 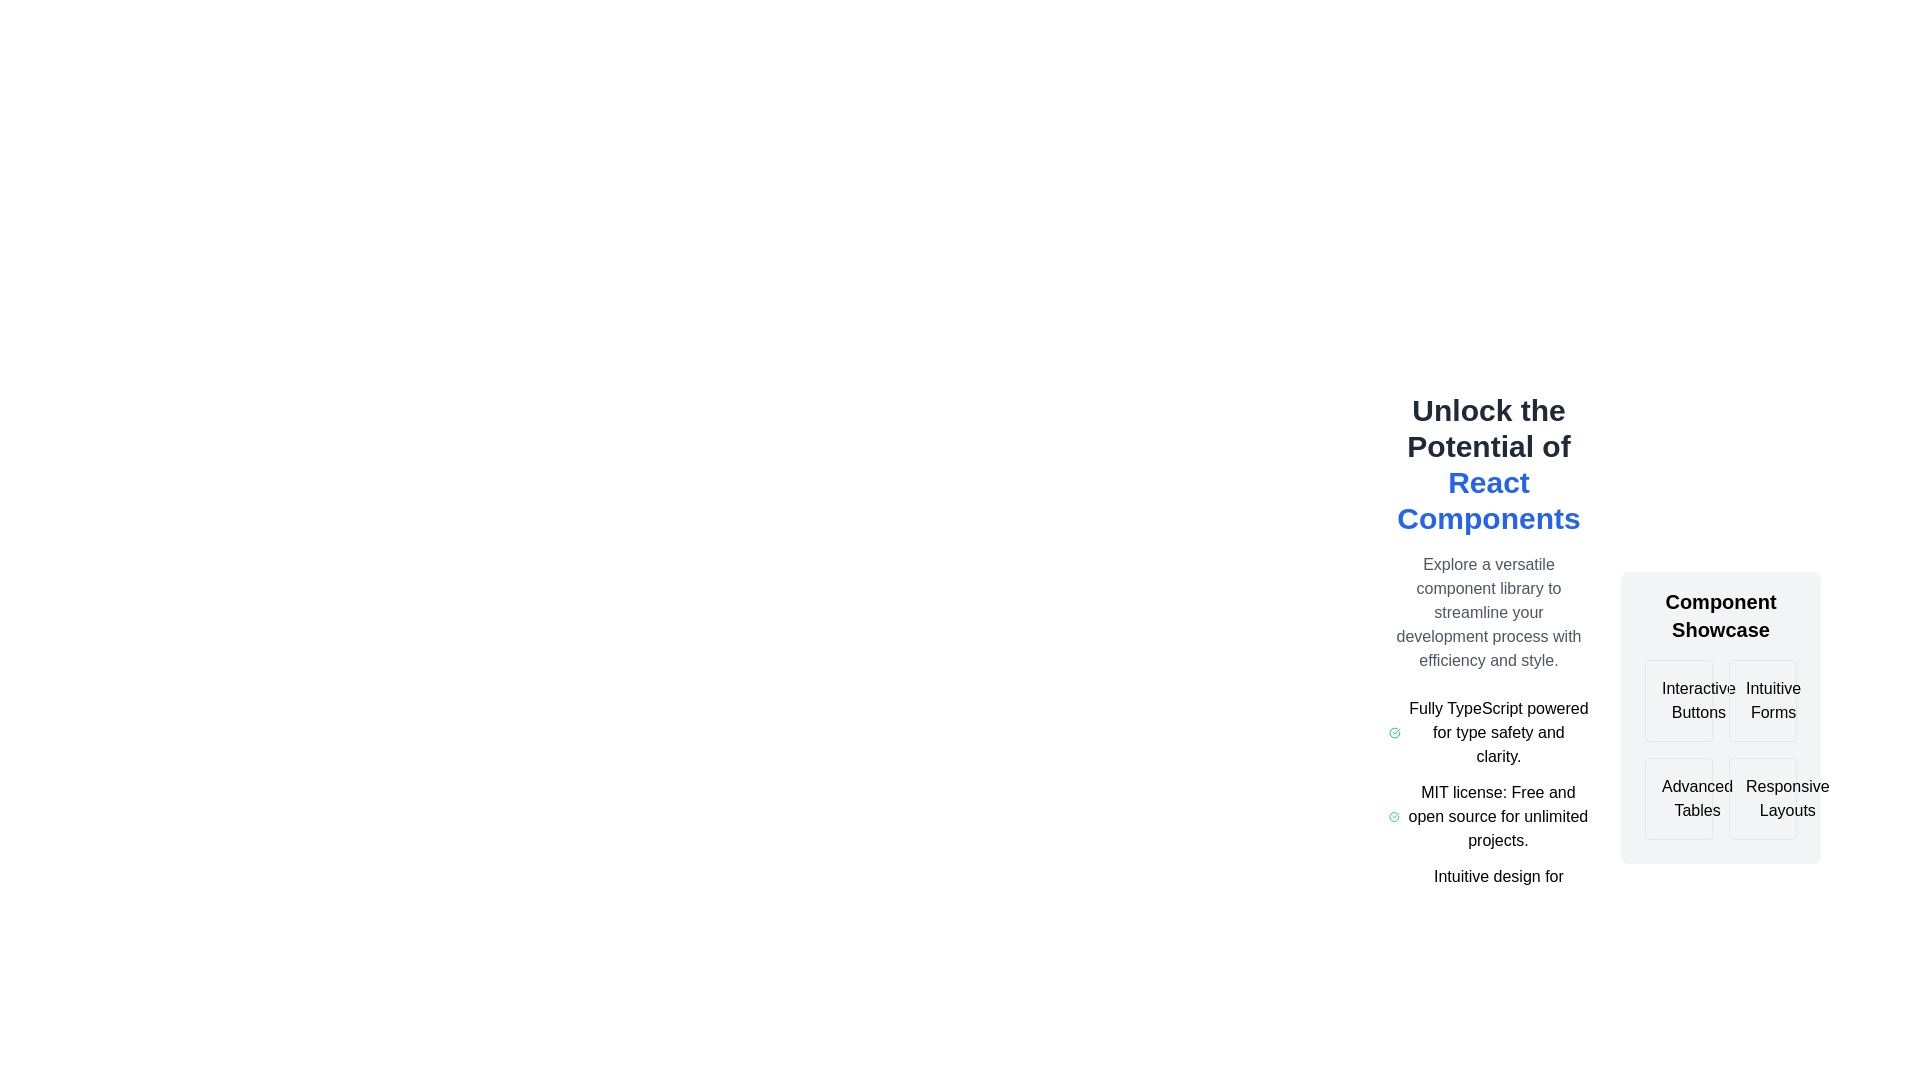 I want to click on text content of the paragraph element displaying the message: 'Explore a versatile component library to streamline your development process with efficiency and style.', so click(x=1488, y=612).